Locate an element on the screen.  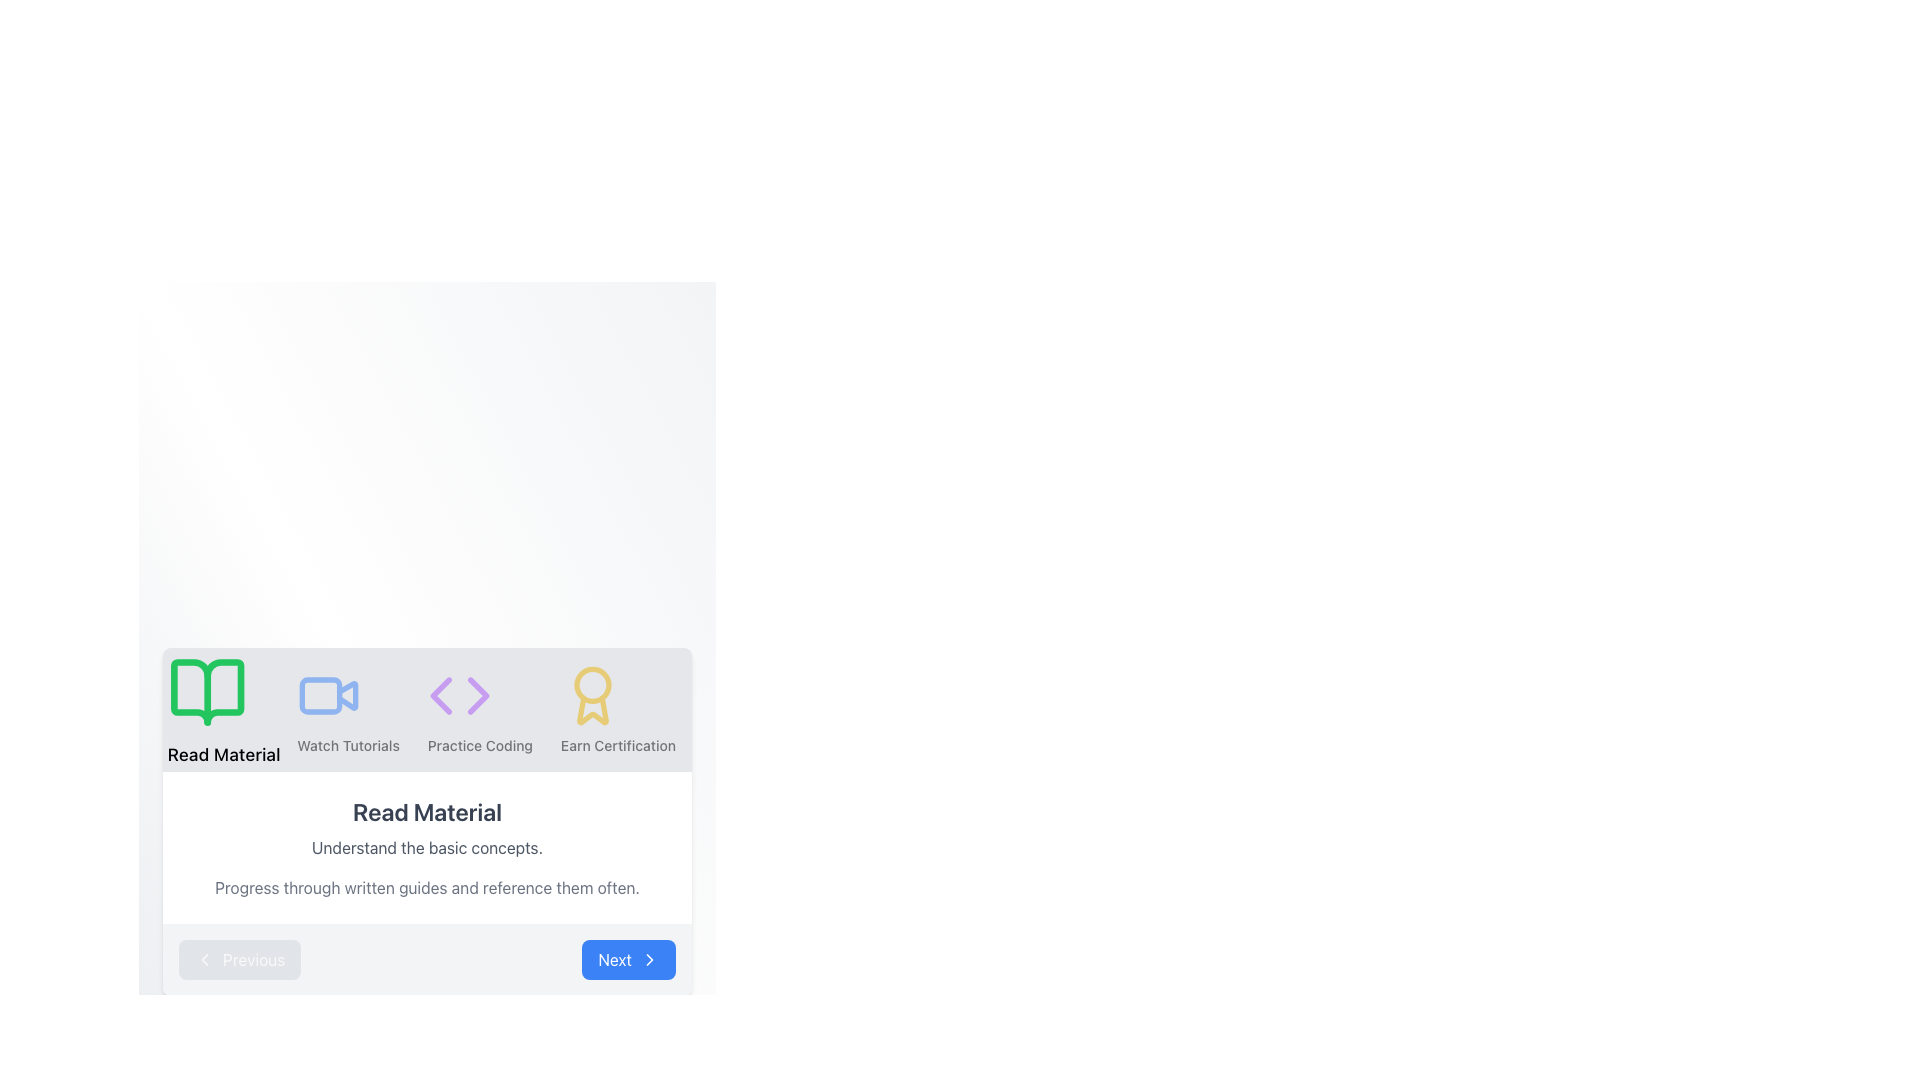
the 'Next' button, which is a rectangular button with bold white text on a blue background, located at the bottom right corner of the interface is located at coordinates (628, 959).